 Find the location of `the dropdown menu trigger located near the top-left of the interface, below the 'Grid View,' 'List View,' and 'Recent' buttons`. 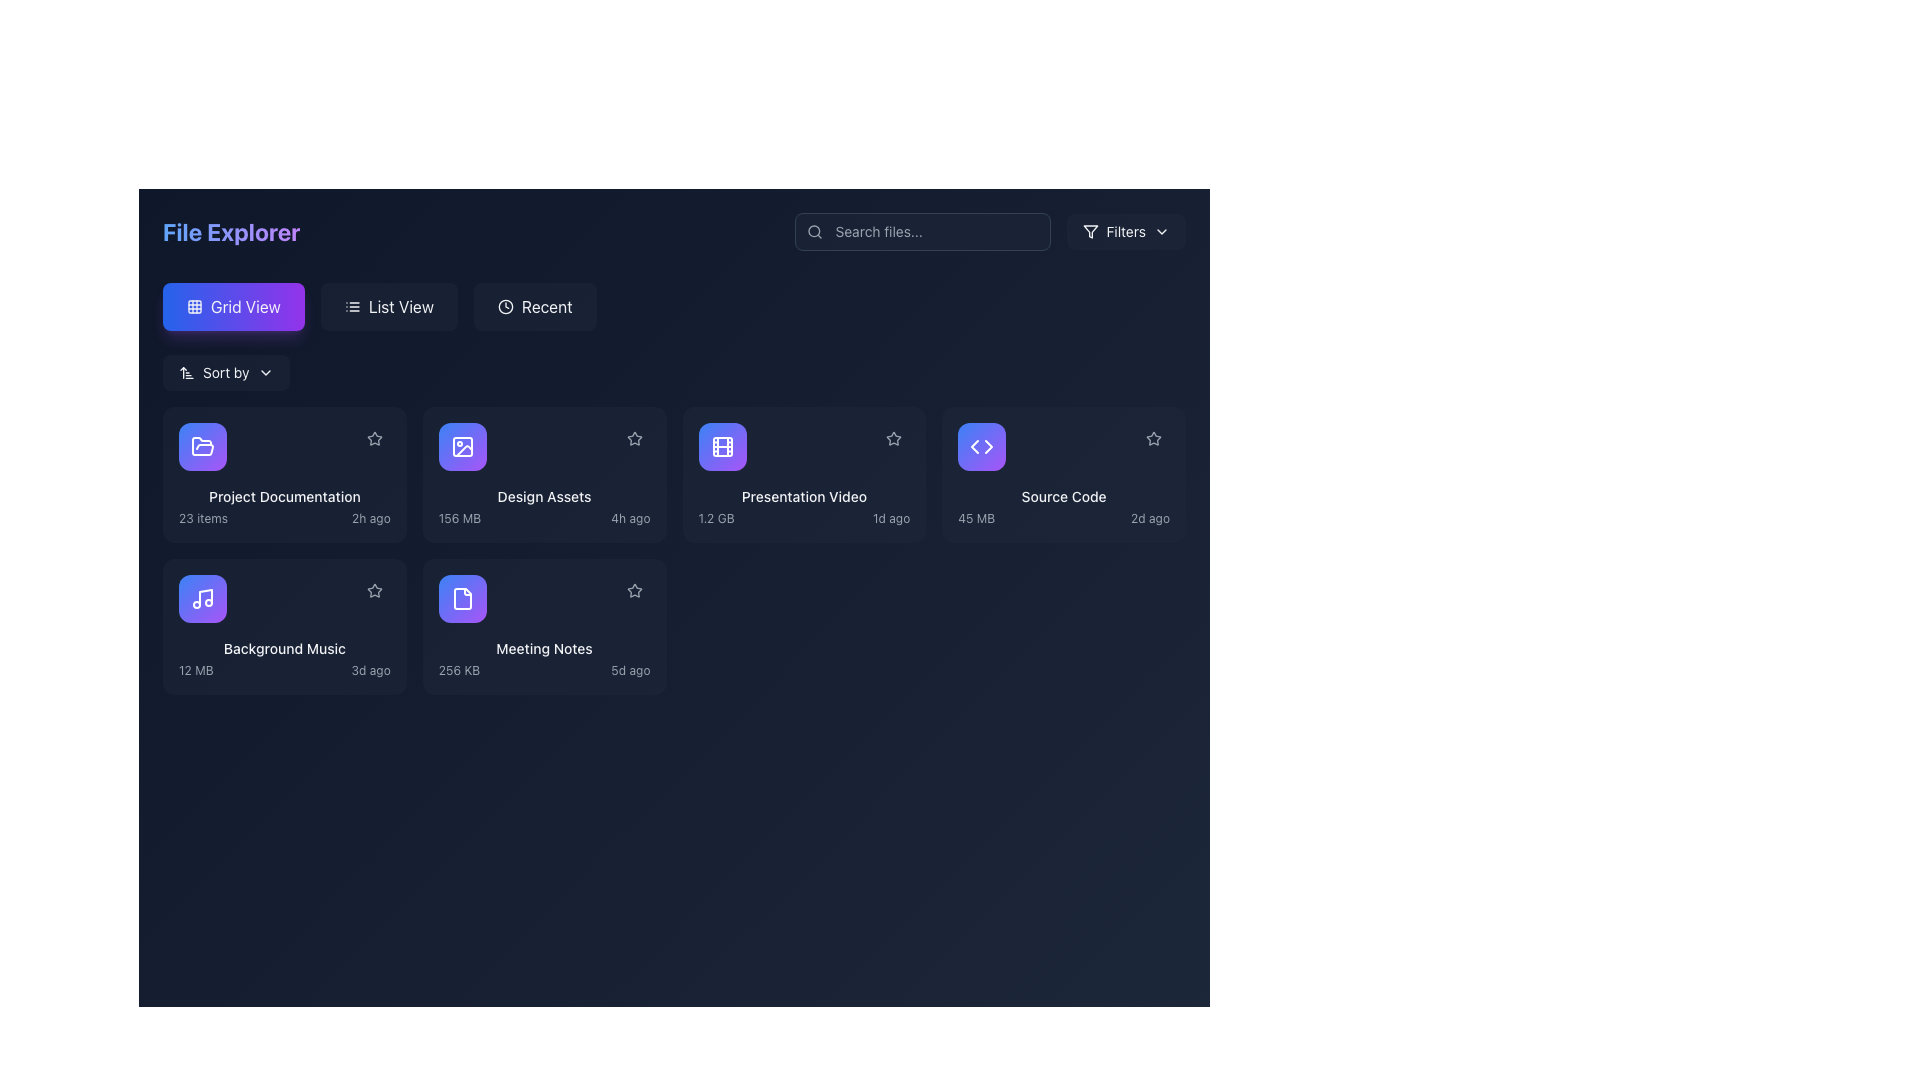

the dropdown menu trigger located near the top-left of the interface, below the 'Grid View,' 'List View,' and 'Recent' buttons is located at coordinates (226, 373).